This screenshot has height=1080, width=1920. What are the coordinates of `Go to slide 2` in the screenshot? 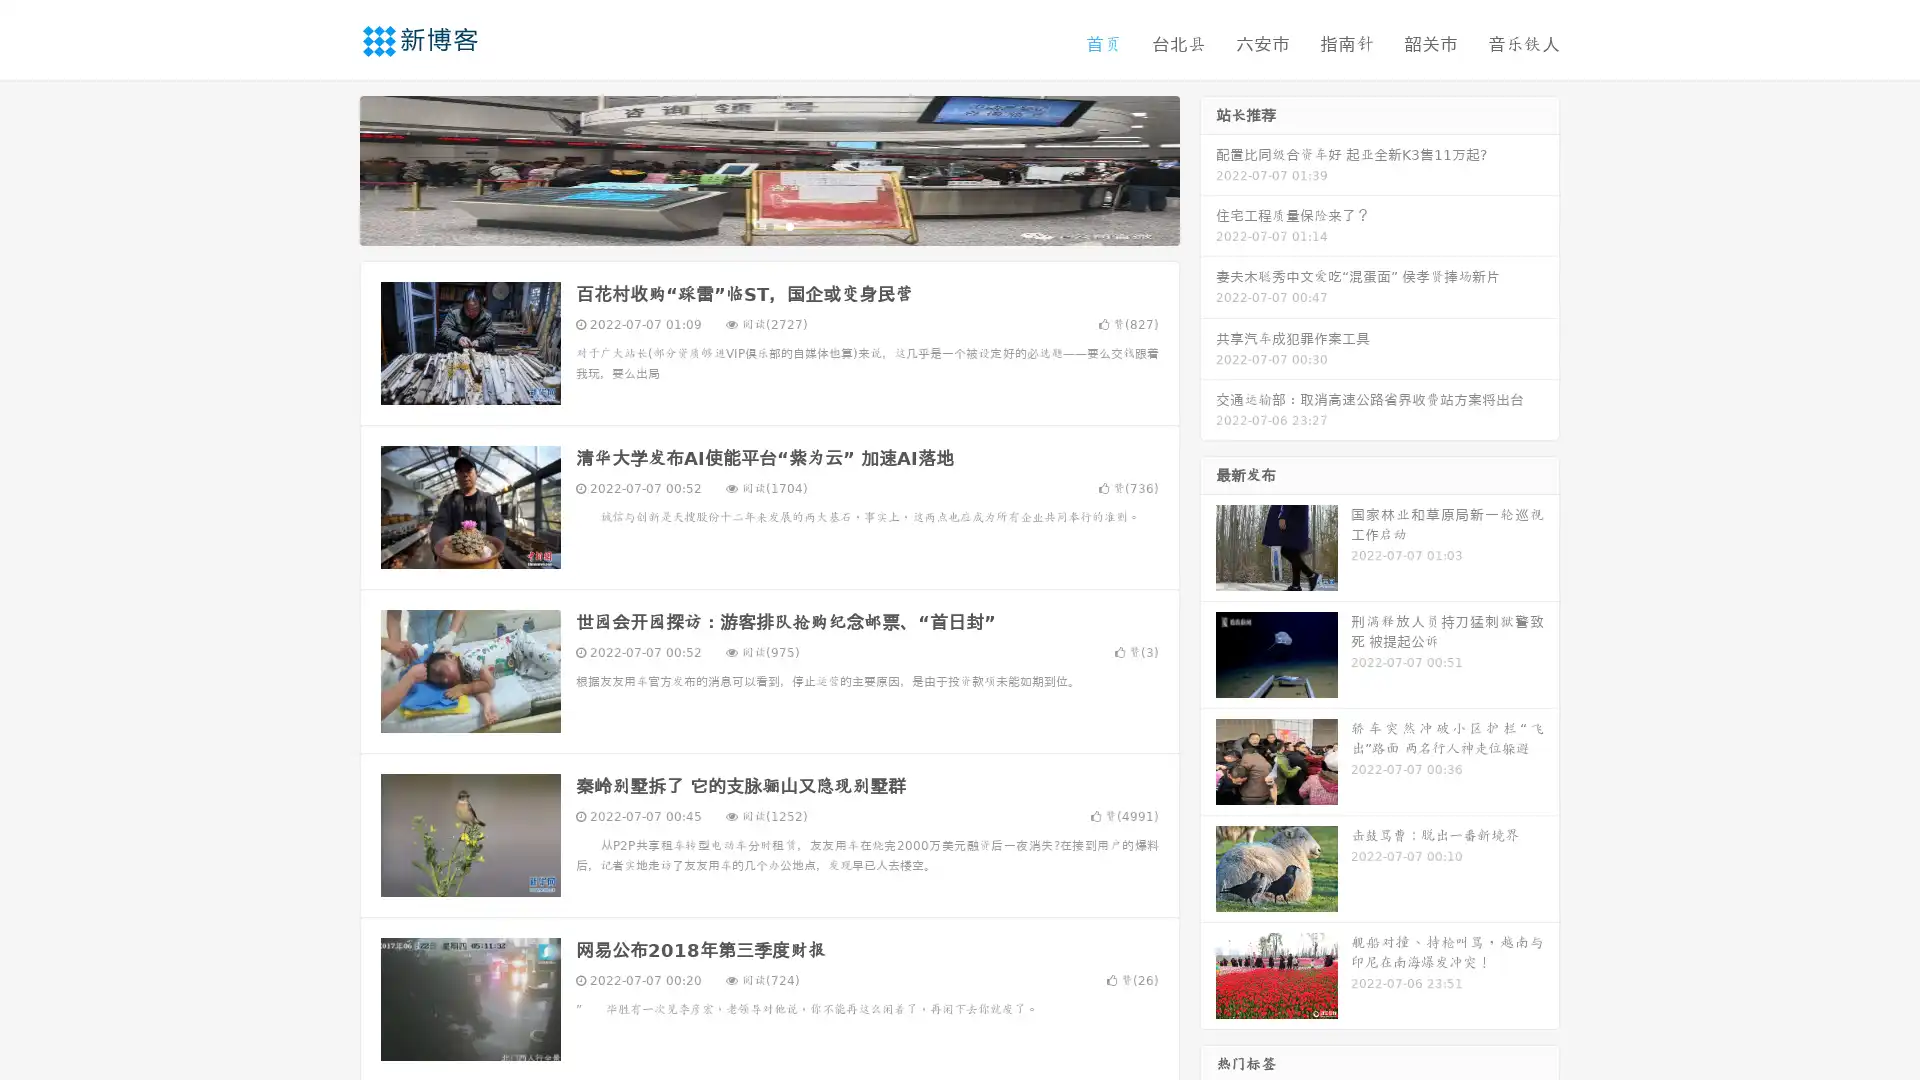 It's located at (768, 225).